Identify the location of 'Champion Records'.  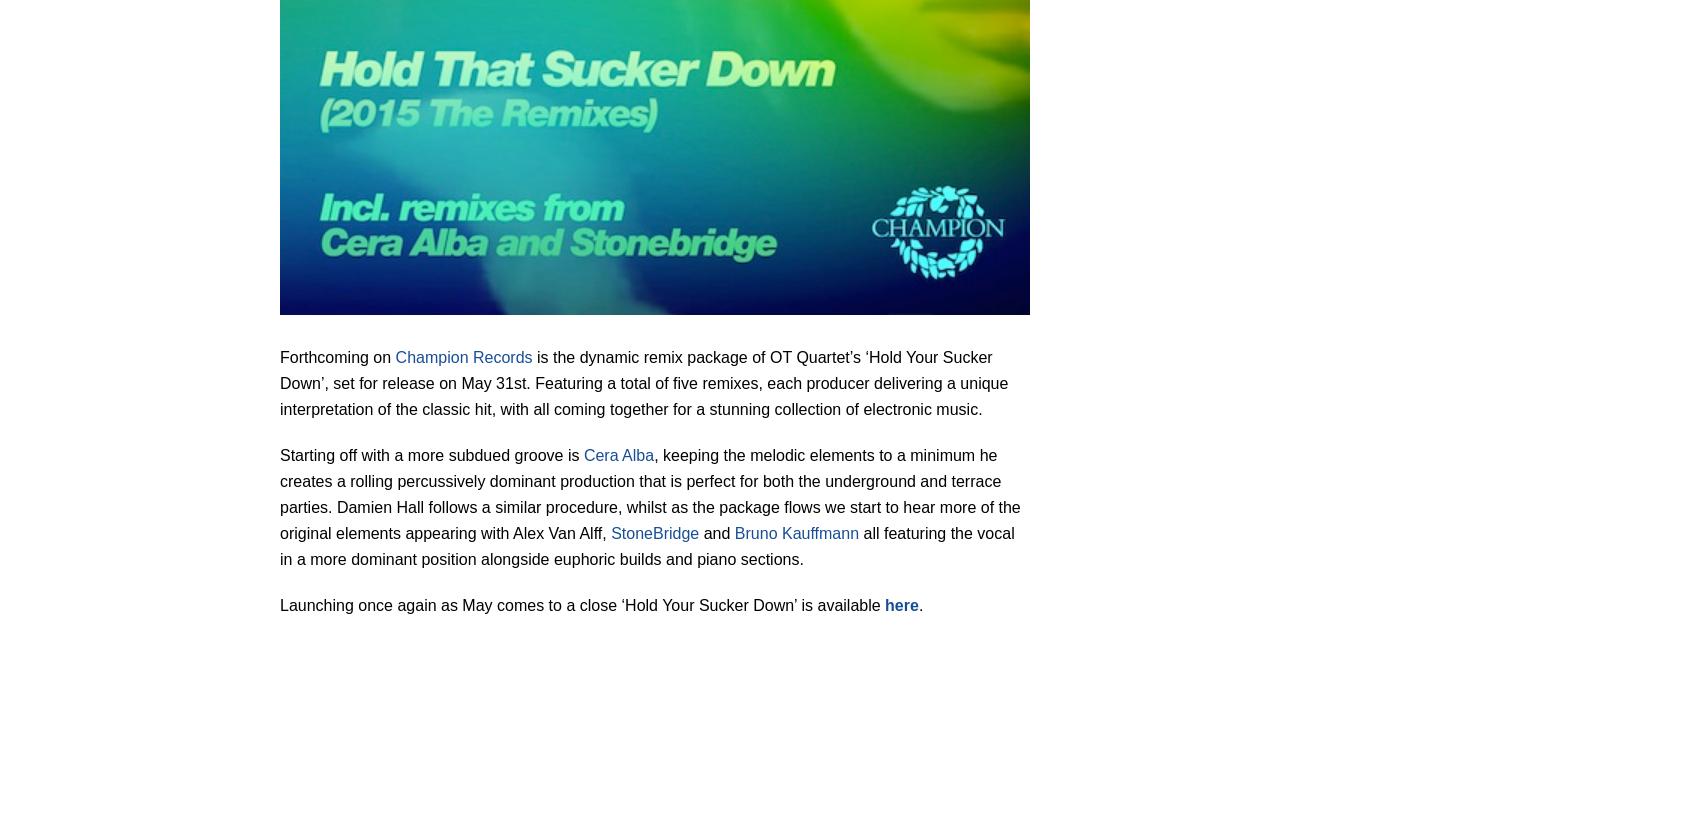
(394, 356).